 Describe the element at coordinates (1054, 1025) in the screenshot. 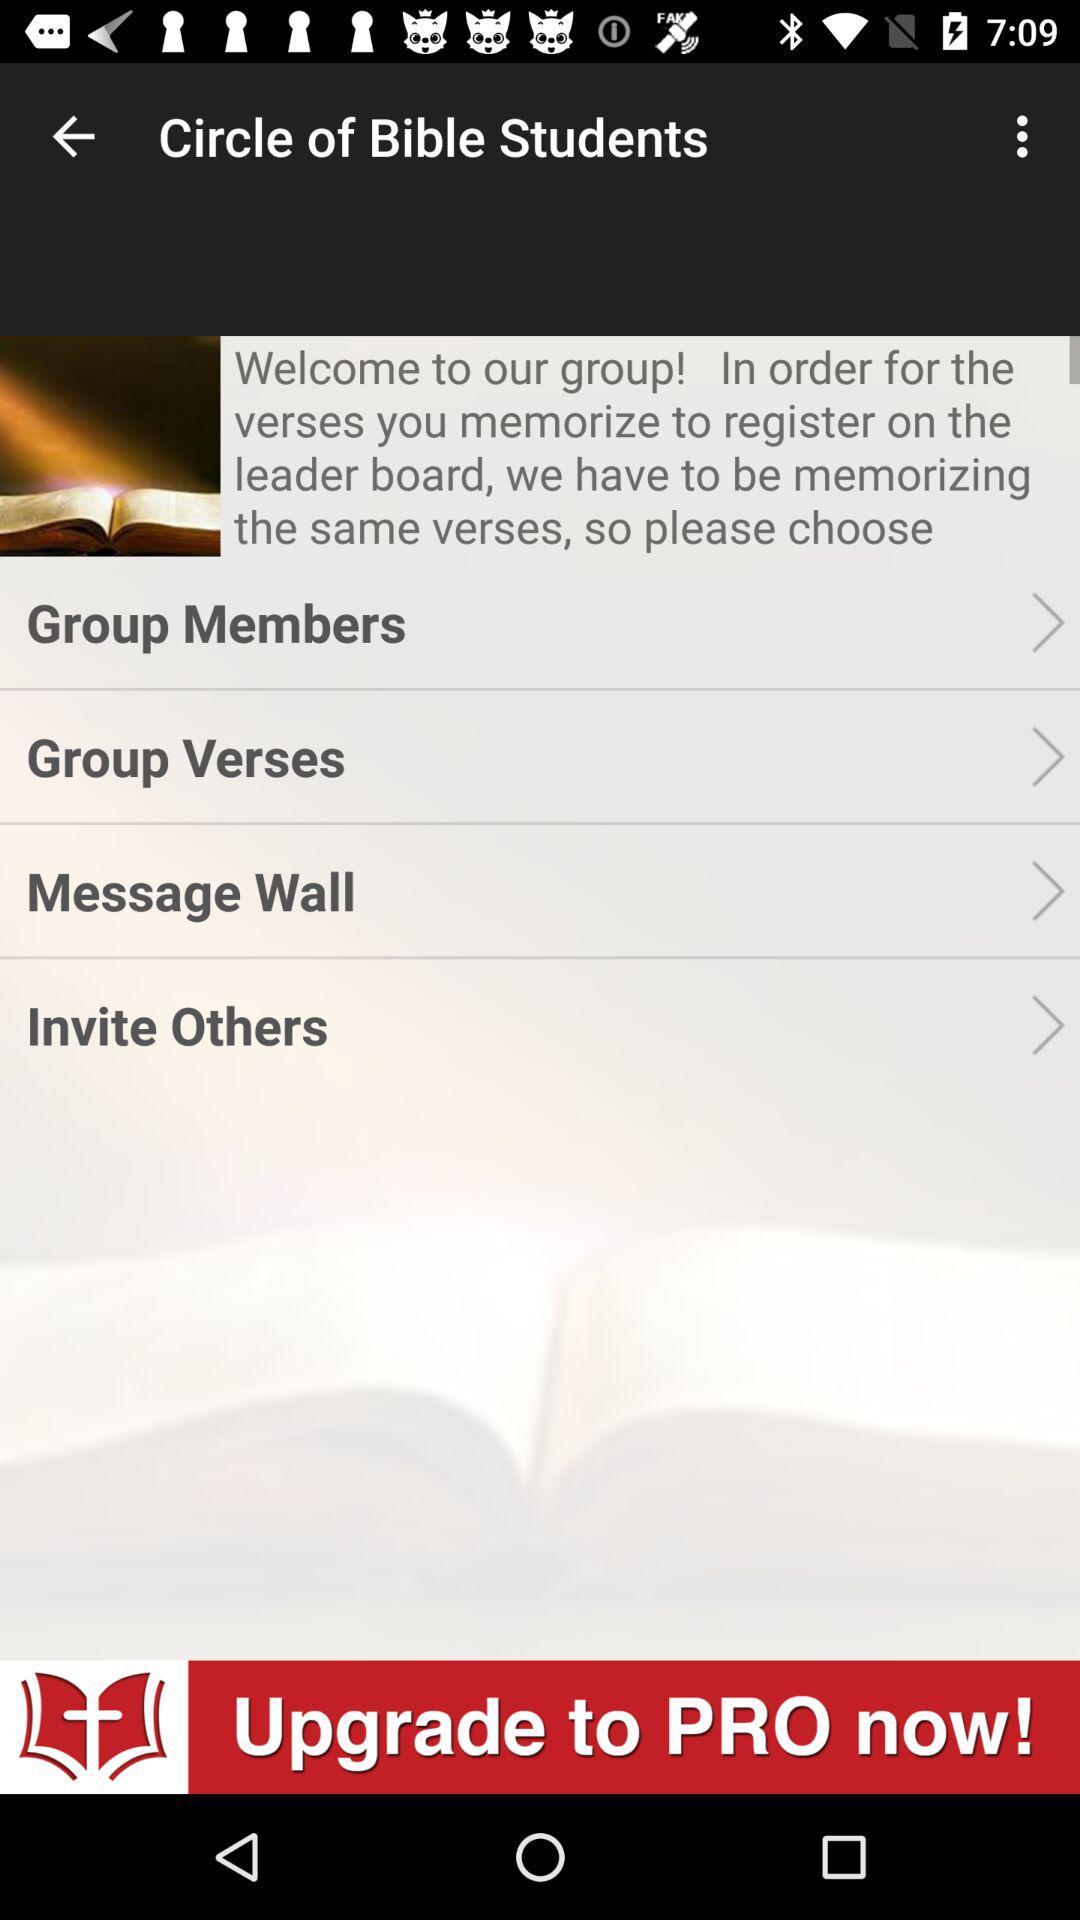

I see `the arrow icon next to invite others` at that location.